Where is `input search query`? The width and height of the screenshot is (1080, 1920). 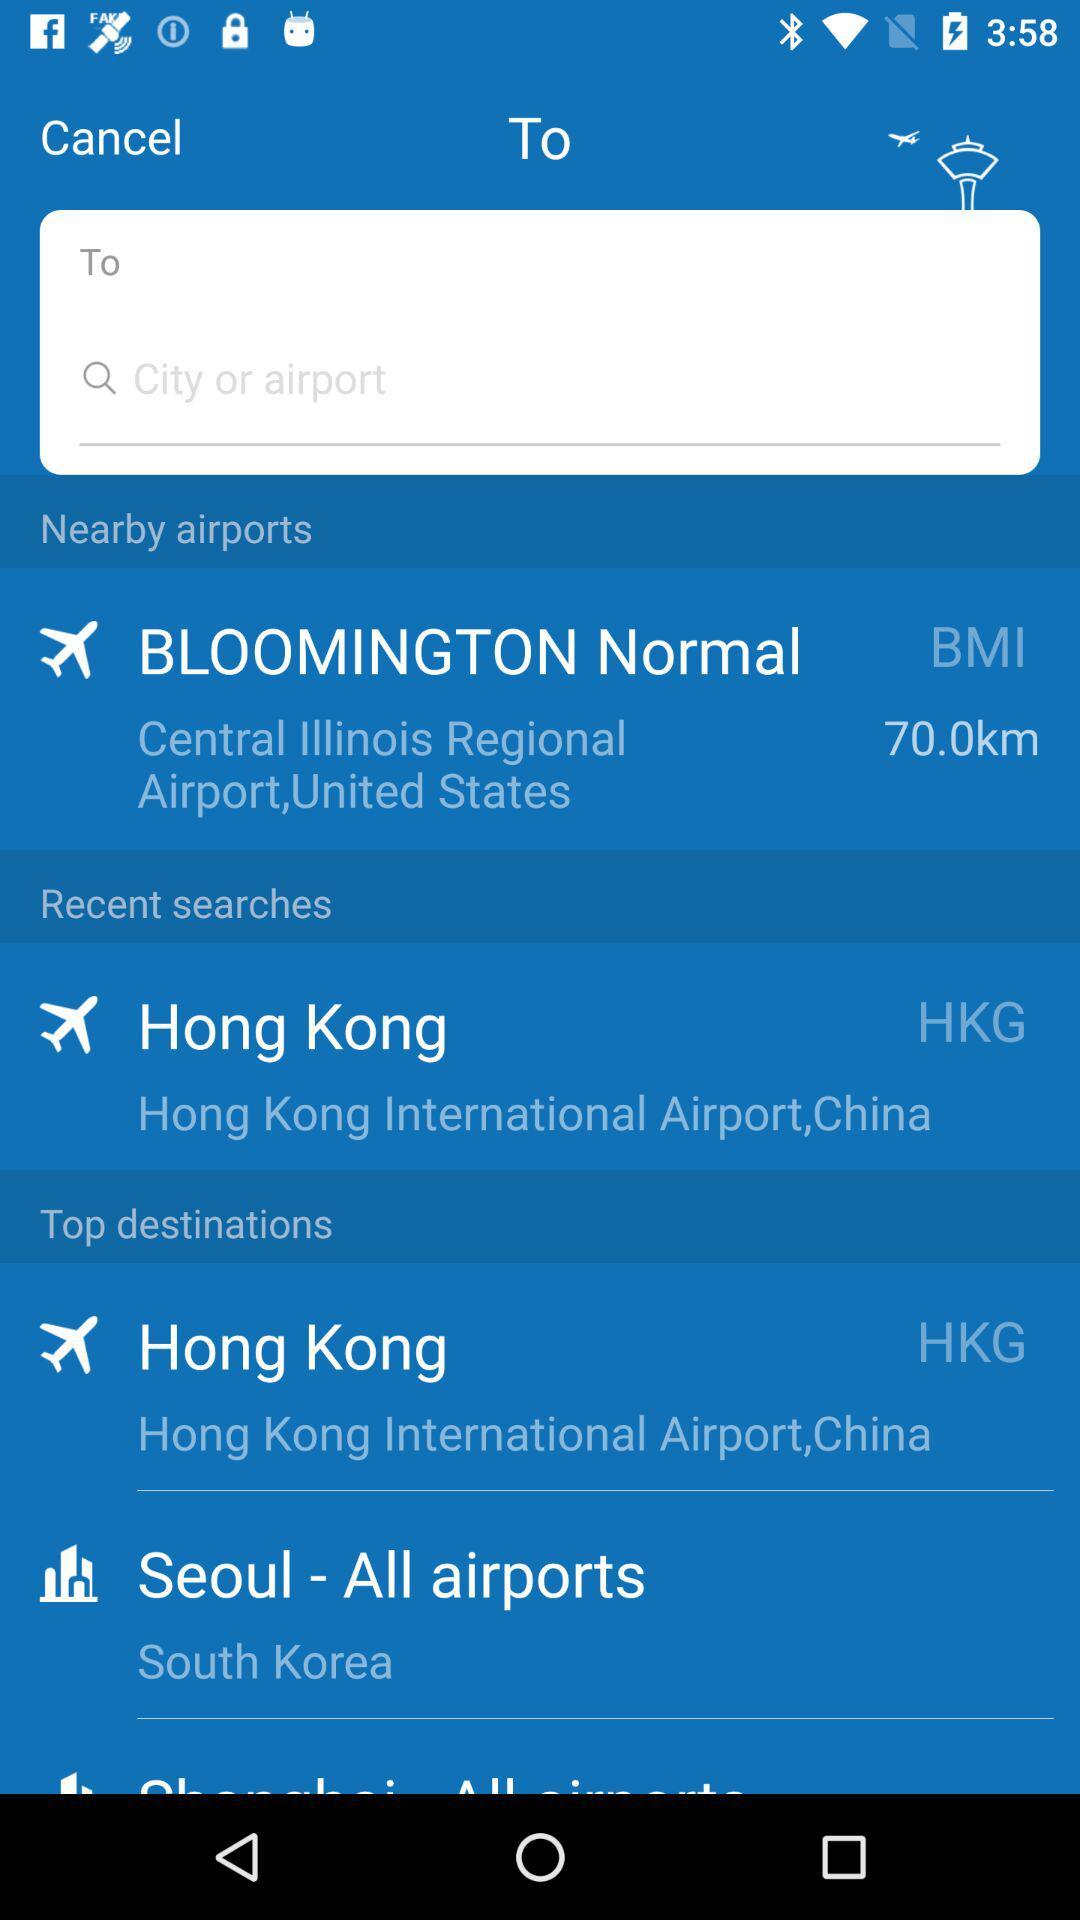 input search query is located at coordinates (519, 377).